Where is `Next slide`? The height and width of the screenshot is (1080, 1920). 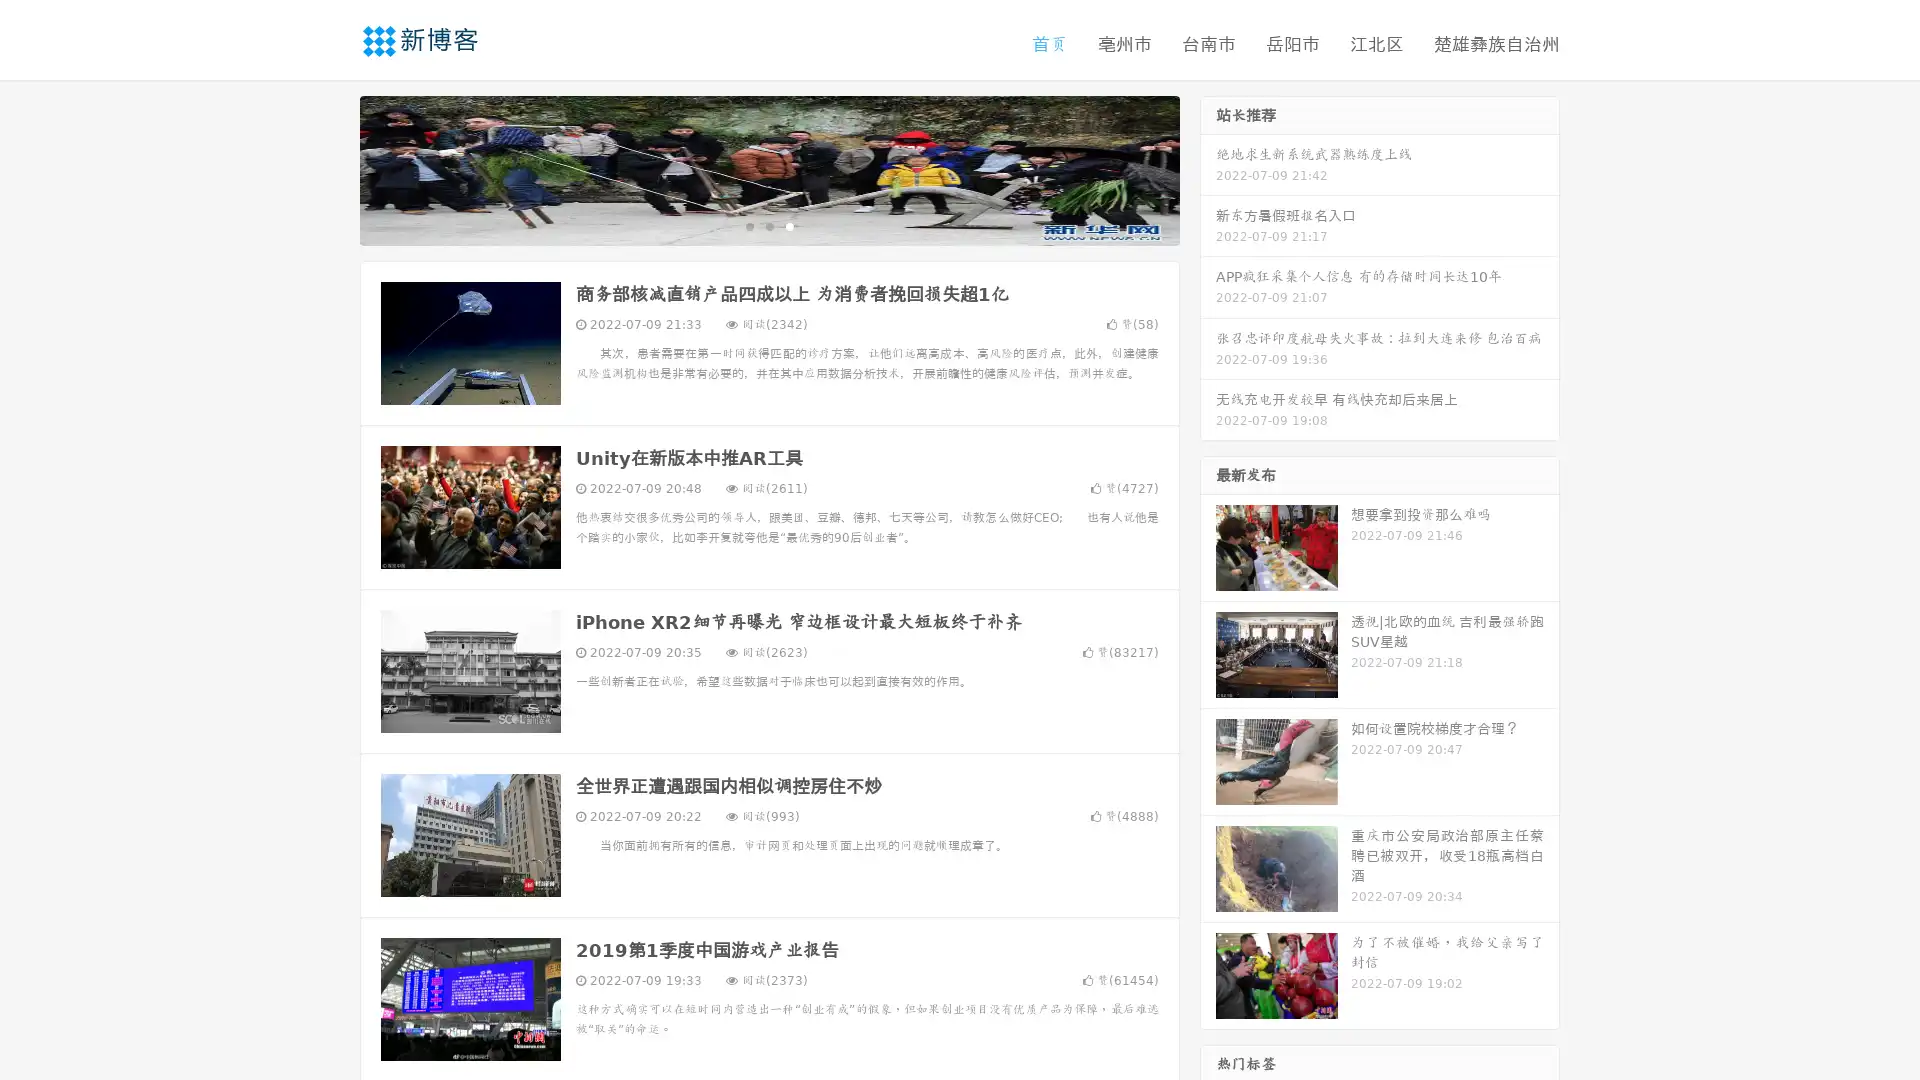
Next slide is located at coordinates (1208, 168).